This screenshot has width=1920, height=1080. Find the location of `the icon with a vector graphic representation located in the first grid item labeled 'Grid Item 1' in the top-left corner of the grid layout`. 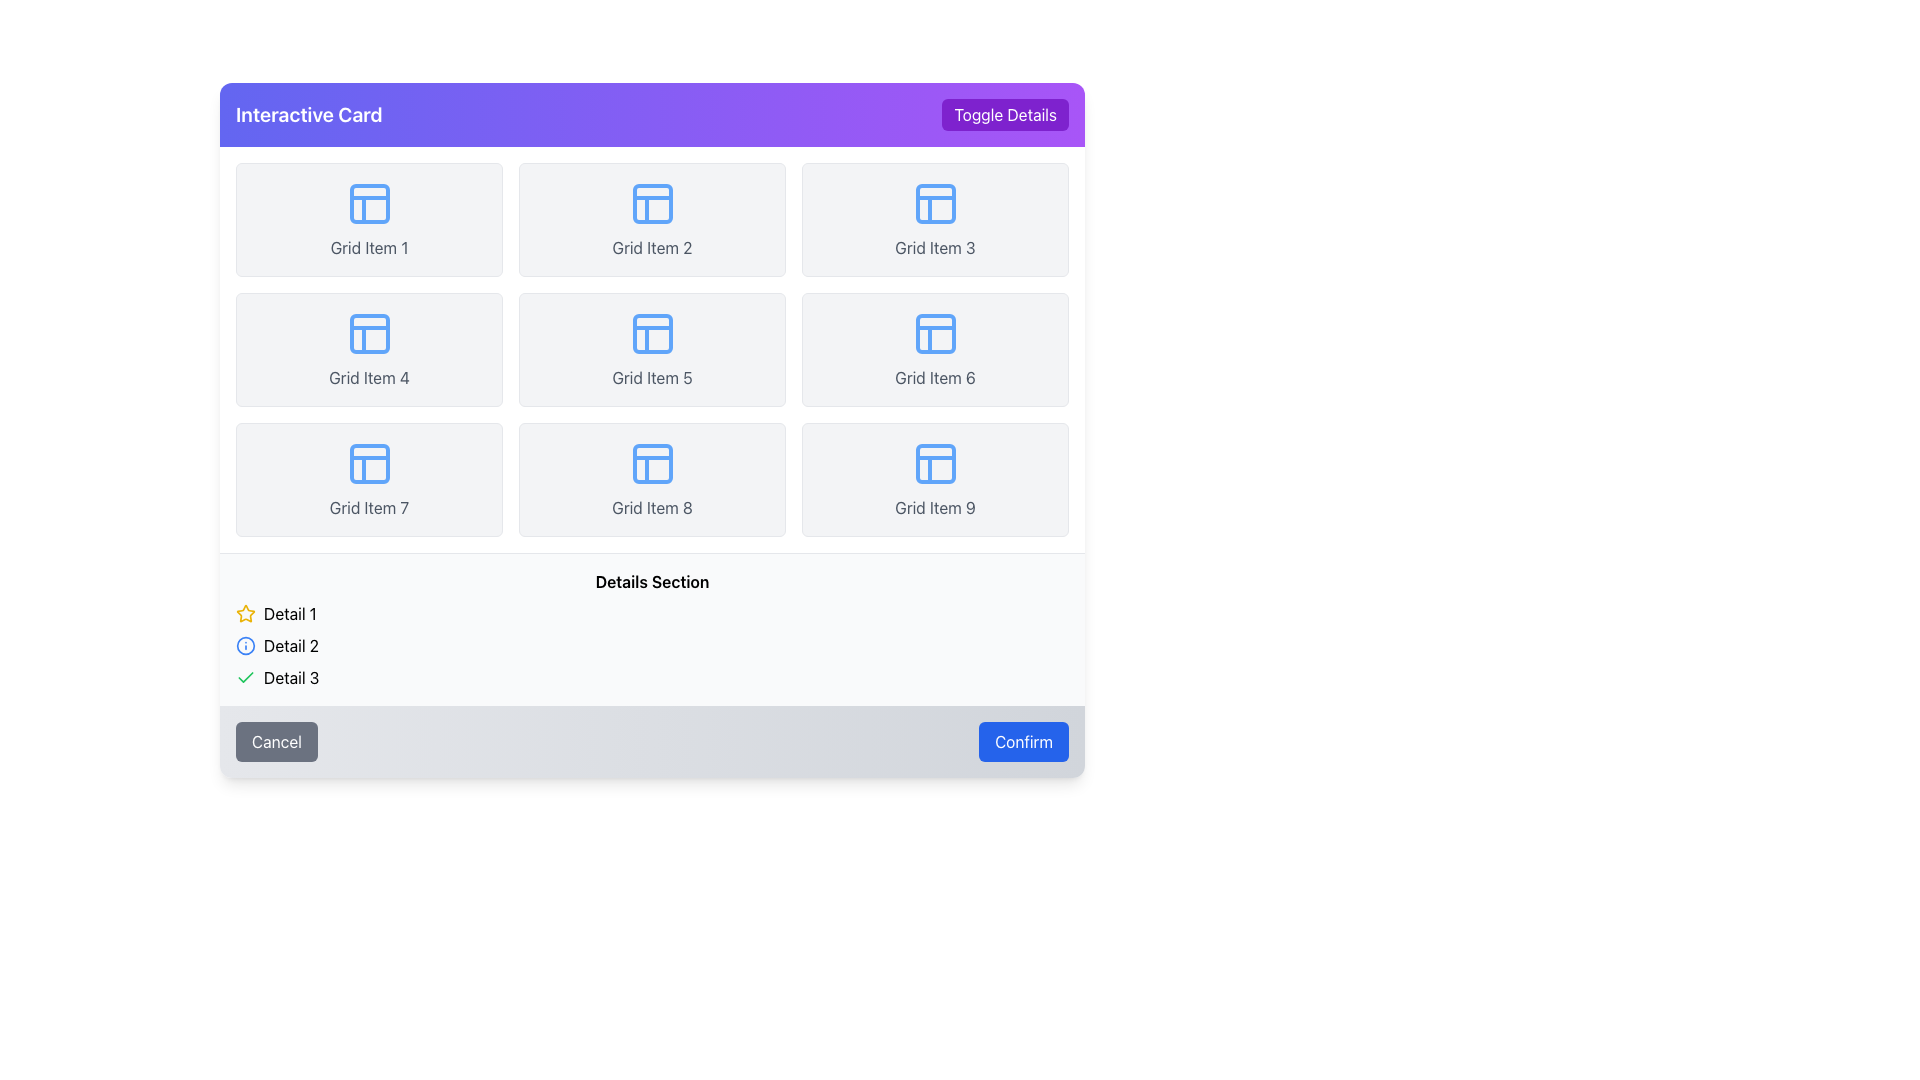

the icon with a vector graphic representation located in the first grid item labeled 'Grid Item 1' in the top-left corner of the grid layout is located at coordinates (369, 204).